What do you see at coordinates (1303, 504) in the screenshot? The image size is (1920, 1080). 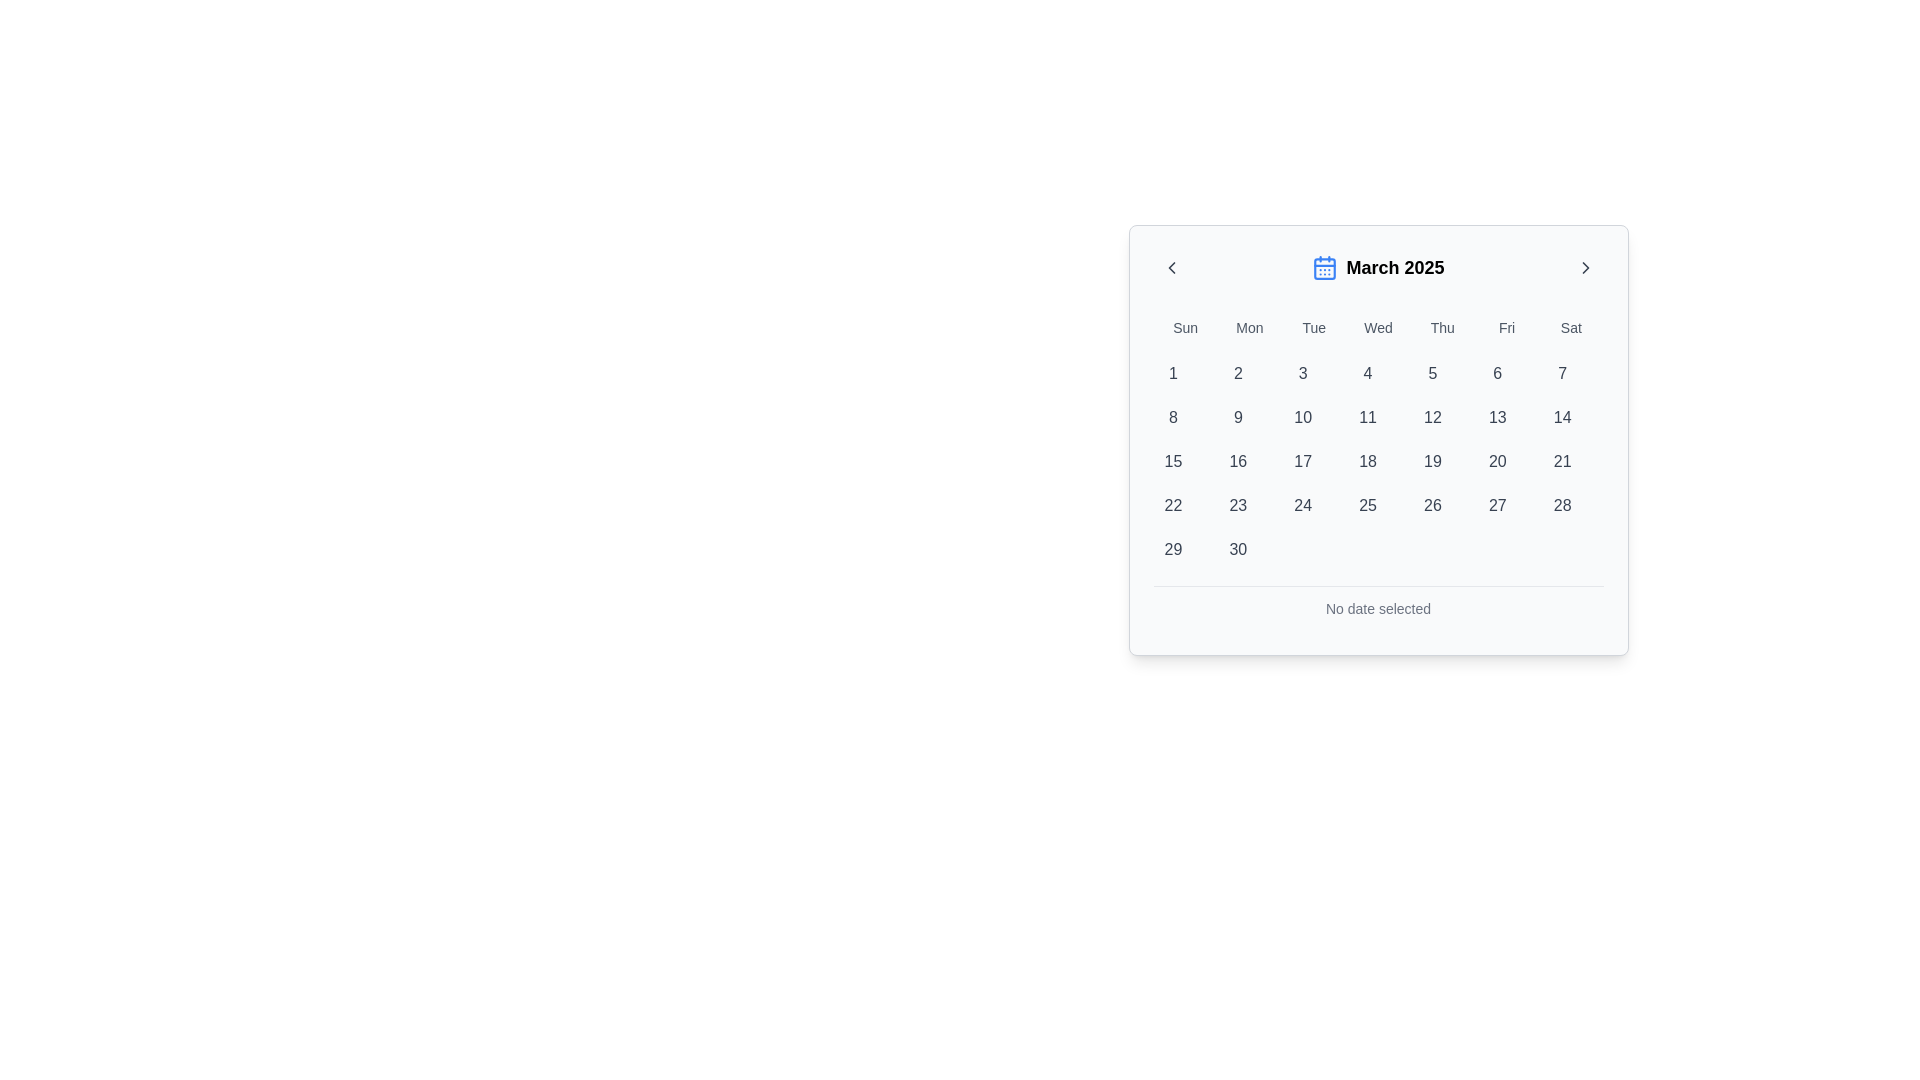 I see `the circular button displaying '24' in the calendar grid for March 2025, located in the sixth row and third column` at bounding box center [1303, 504].